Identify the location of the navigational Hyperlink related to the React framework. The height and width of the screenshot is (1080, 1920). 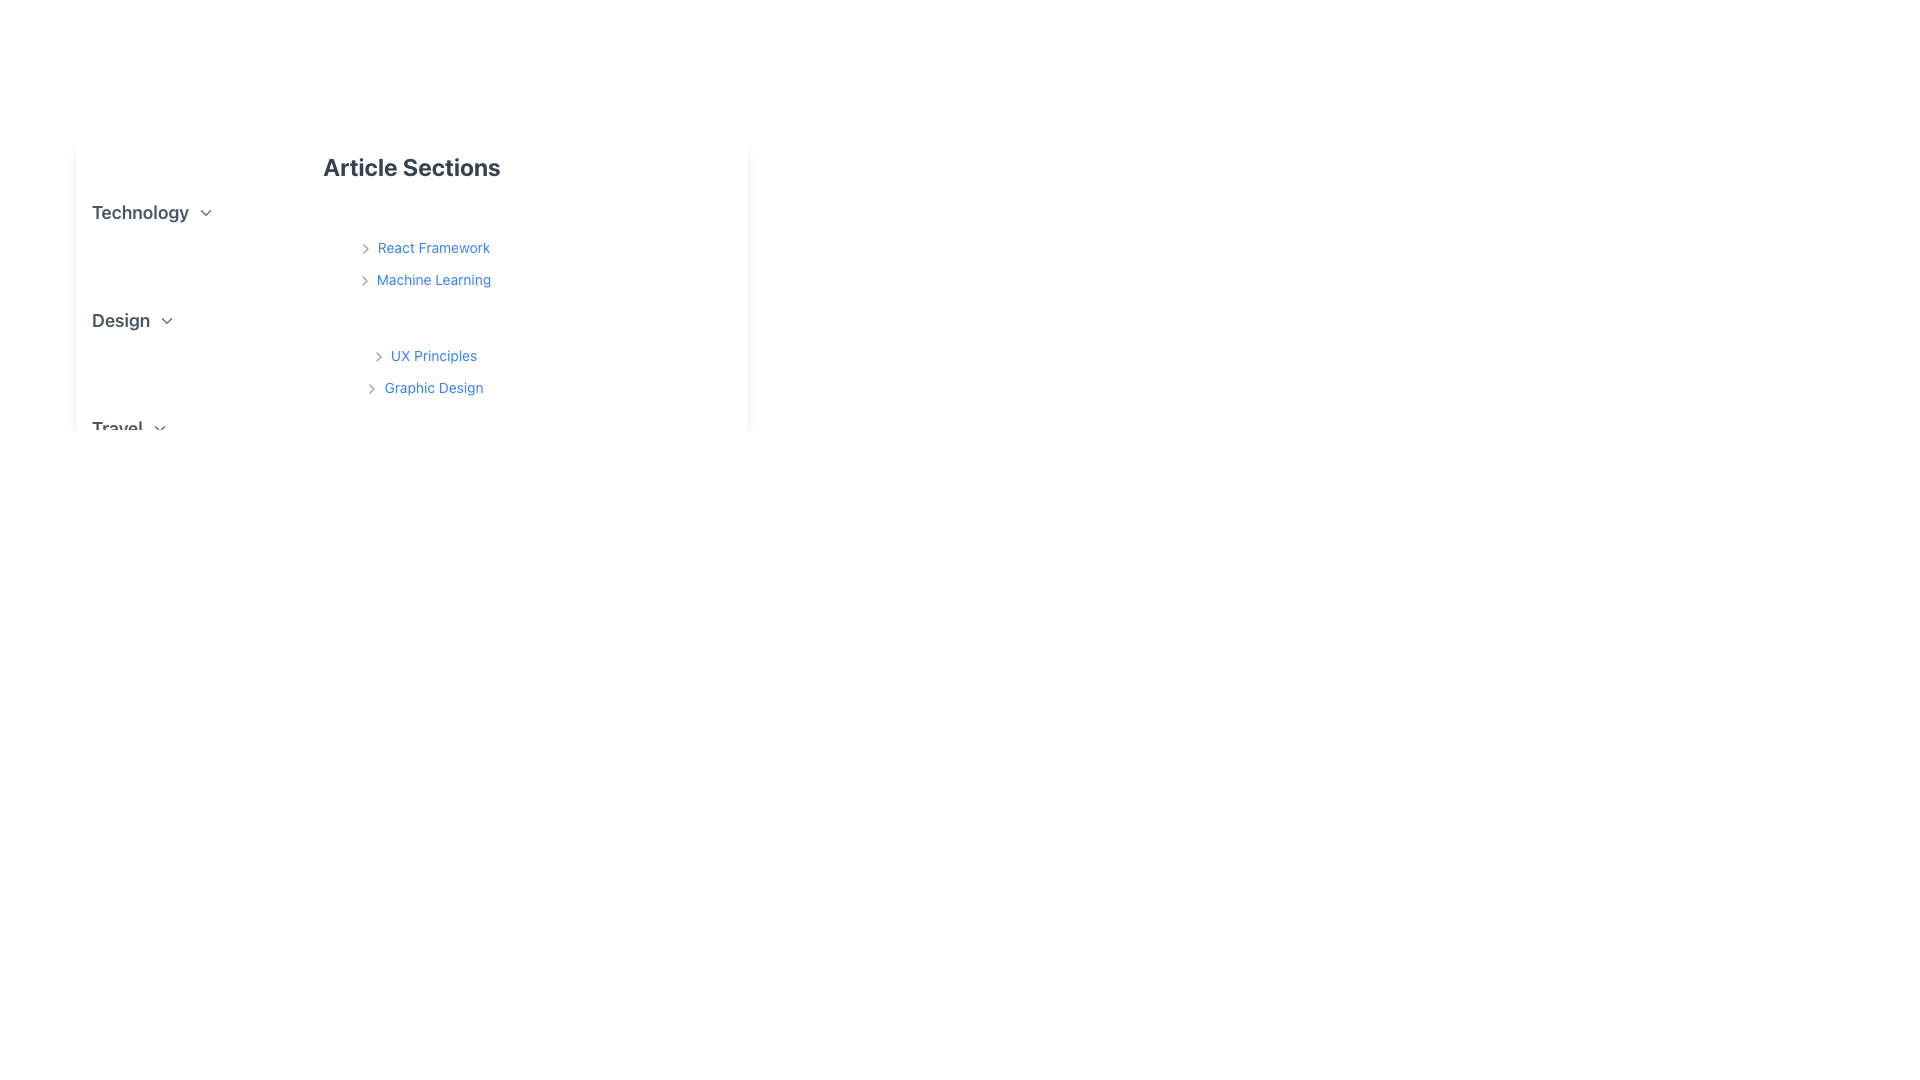
(422, 246).